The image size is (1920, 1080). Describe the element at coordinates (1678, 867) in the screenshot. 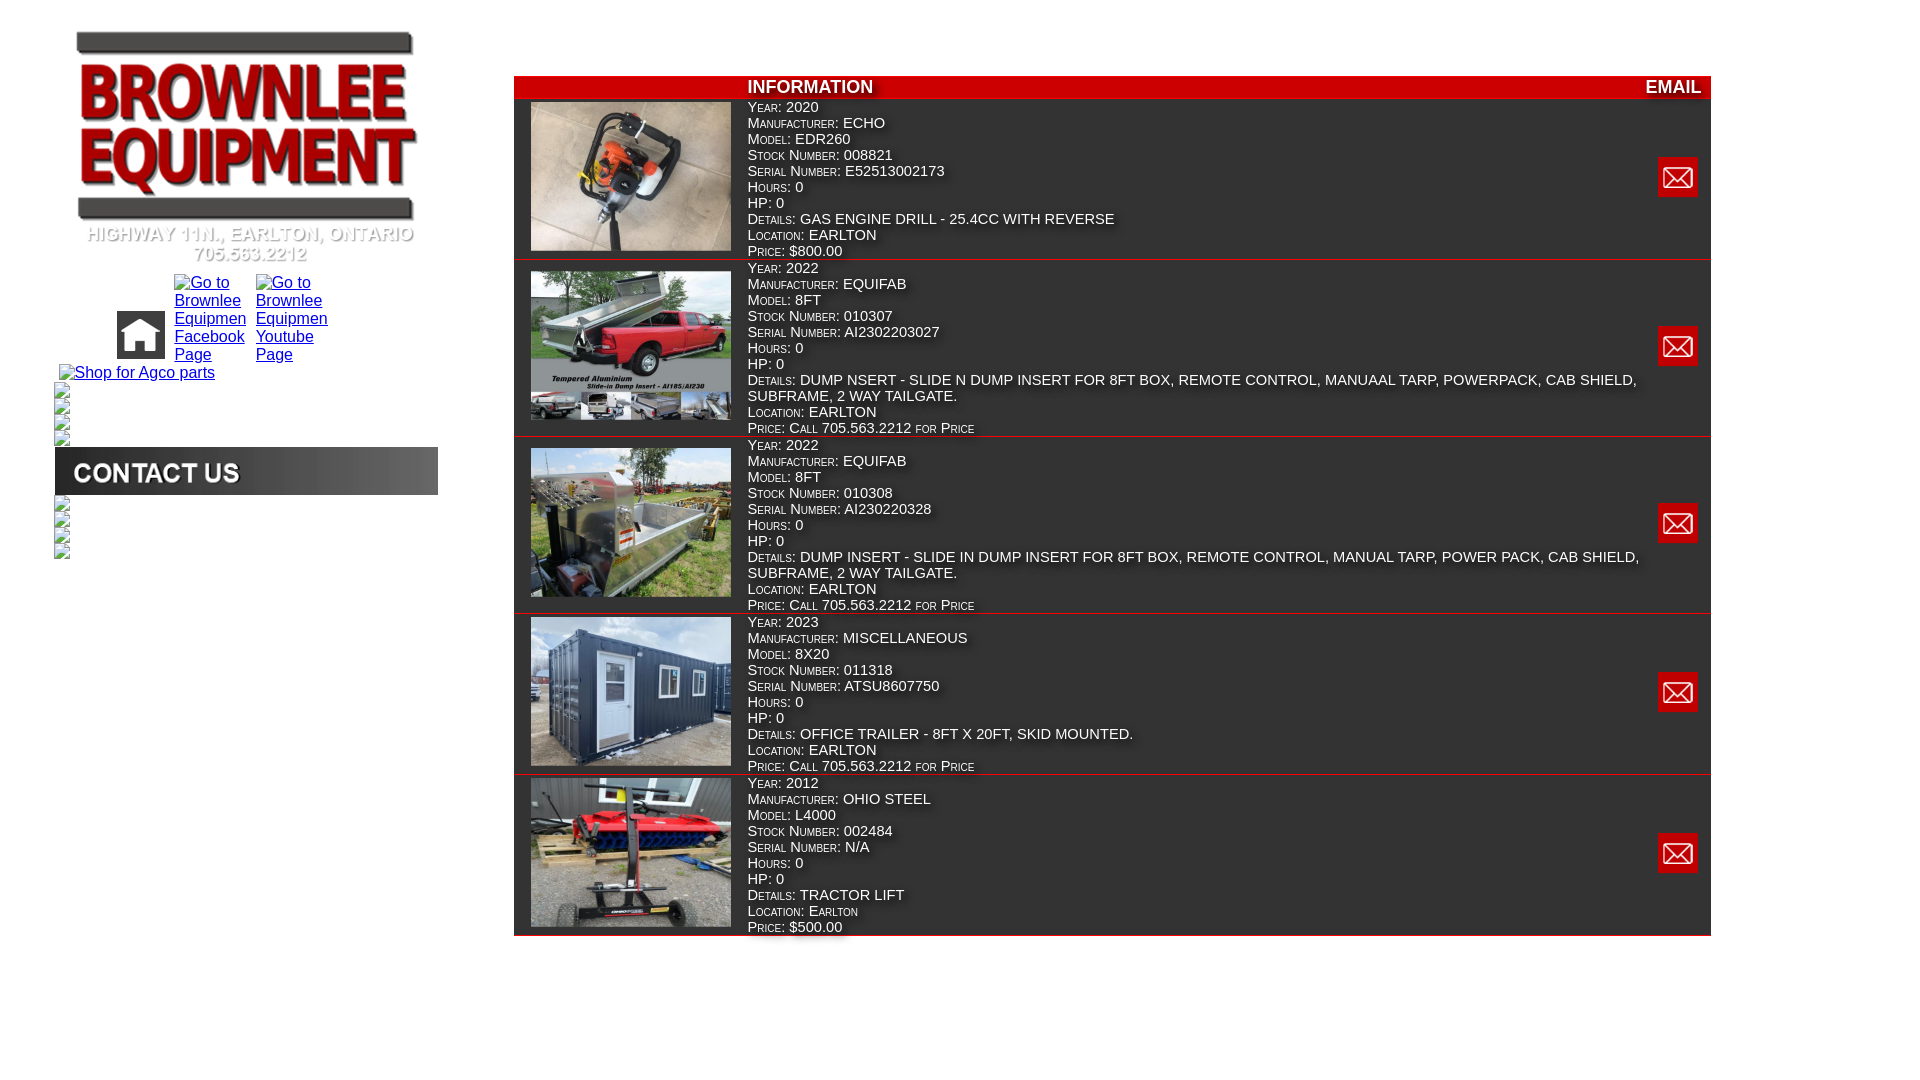

I see `'Email Brownlee Equipment'` at that location.